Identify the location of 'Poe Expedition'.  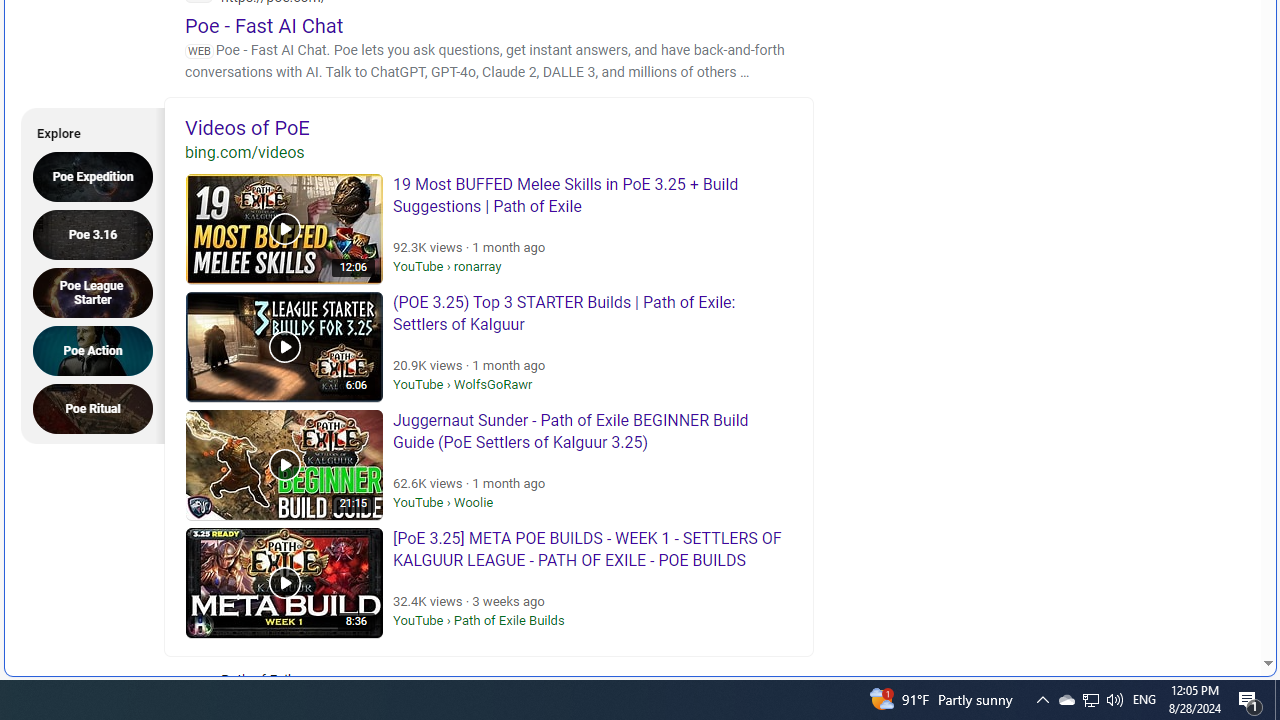
(98, 175).